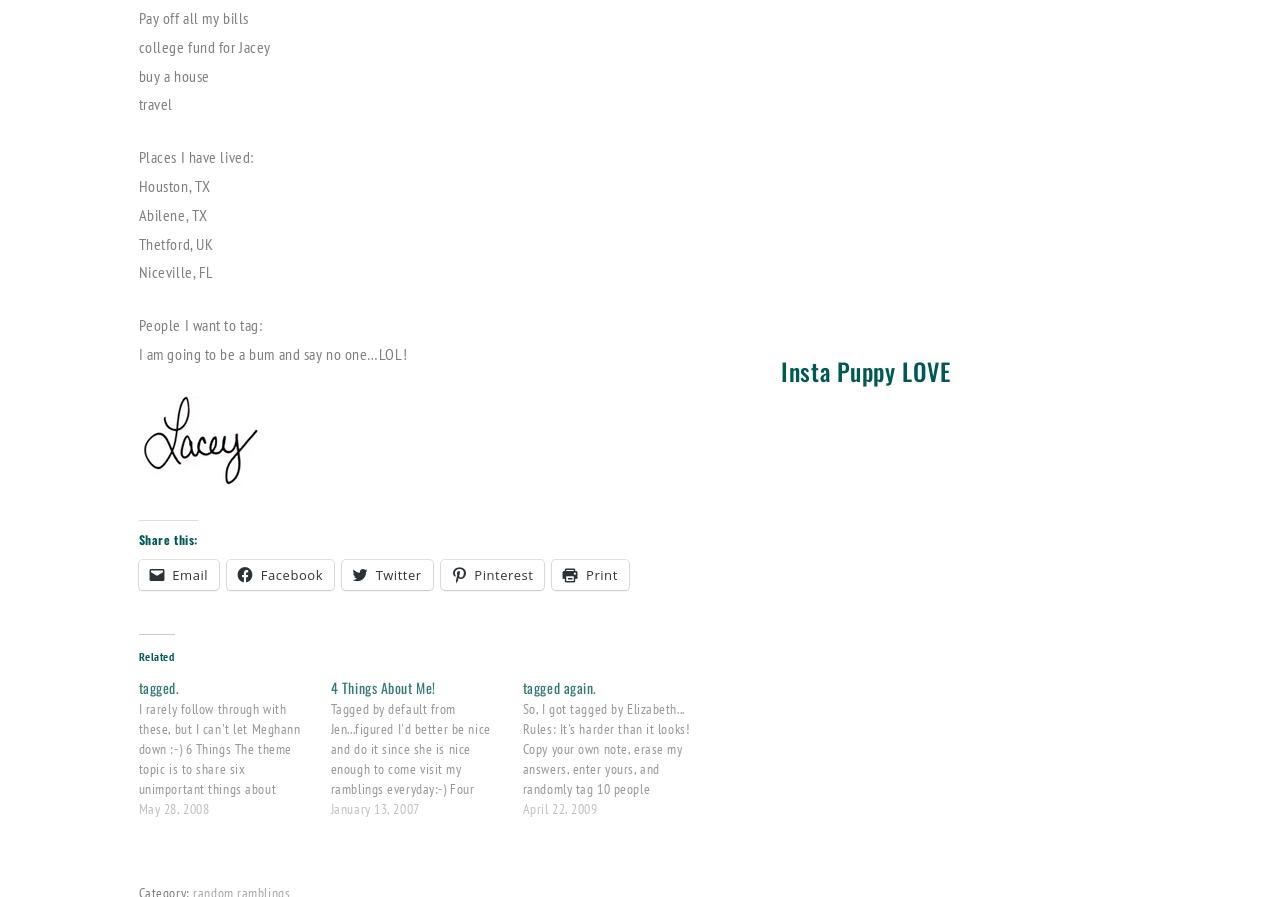 This screenshot has width=1280, height=897. What do you see at coordinates (600, 573) in the screenshot?
I see `'Print'` at bounding box center [600, 573].